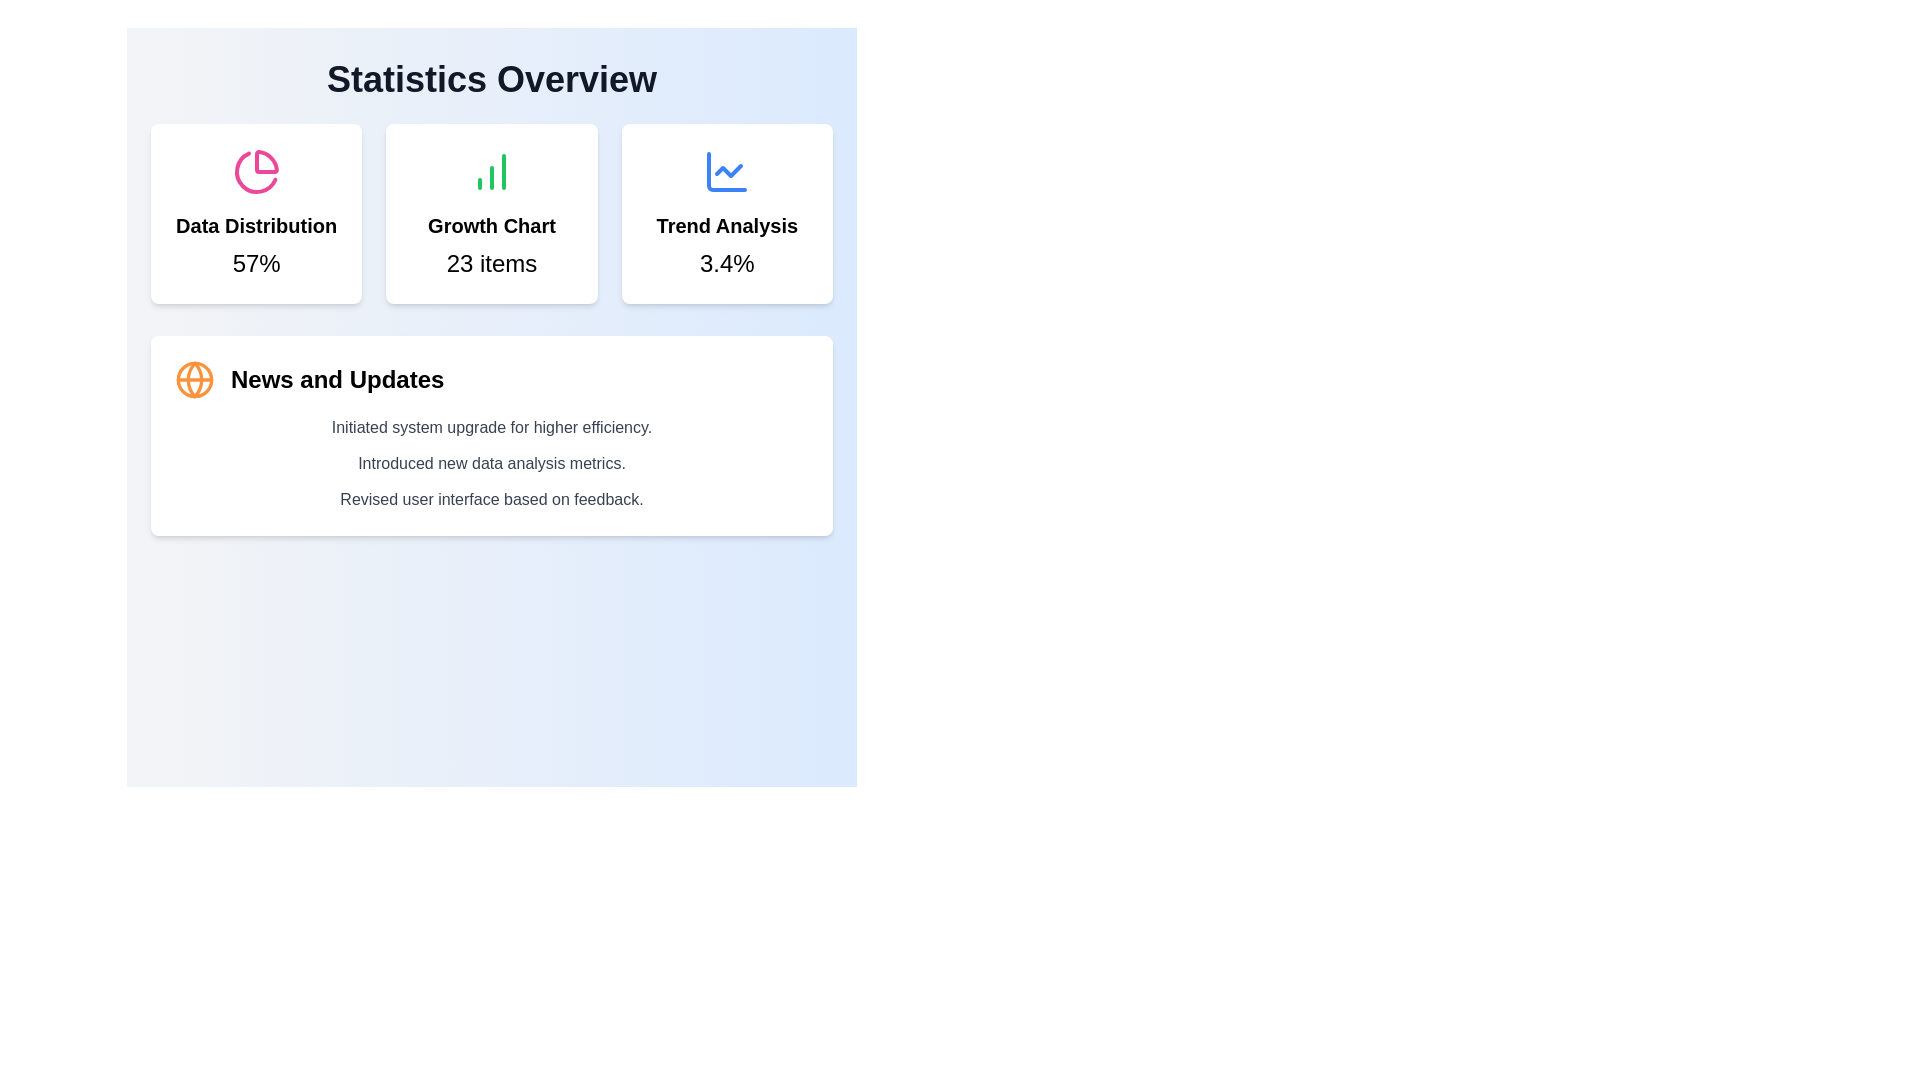  What do you see at coordinates (255, 171) in the screenshot?
I see `the pie chart icon in the 'Data Distribution' card of the 'Statistics Overview' panel, which is at the center of the card and shows '57%' below it` at bounding box center [255, 171].